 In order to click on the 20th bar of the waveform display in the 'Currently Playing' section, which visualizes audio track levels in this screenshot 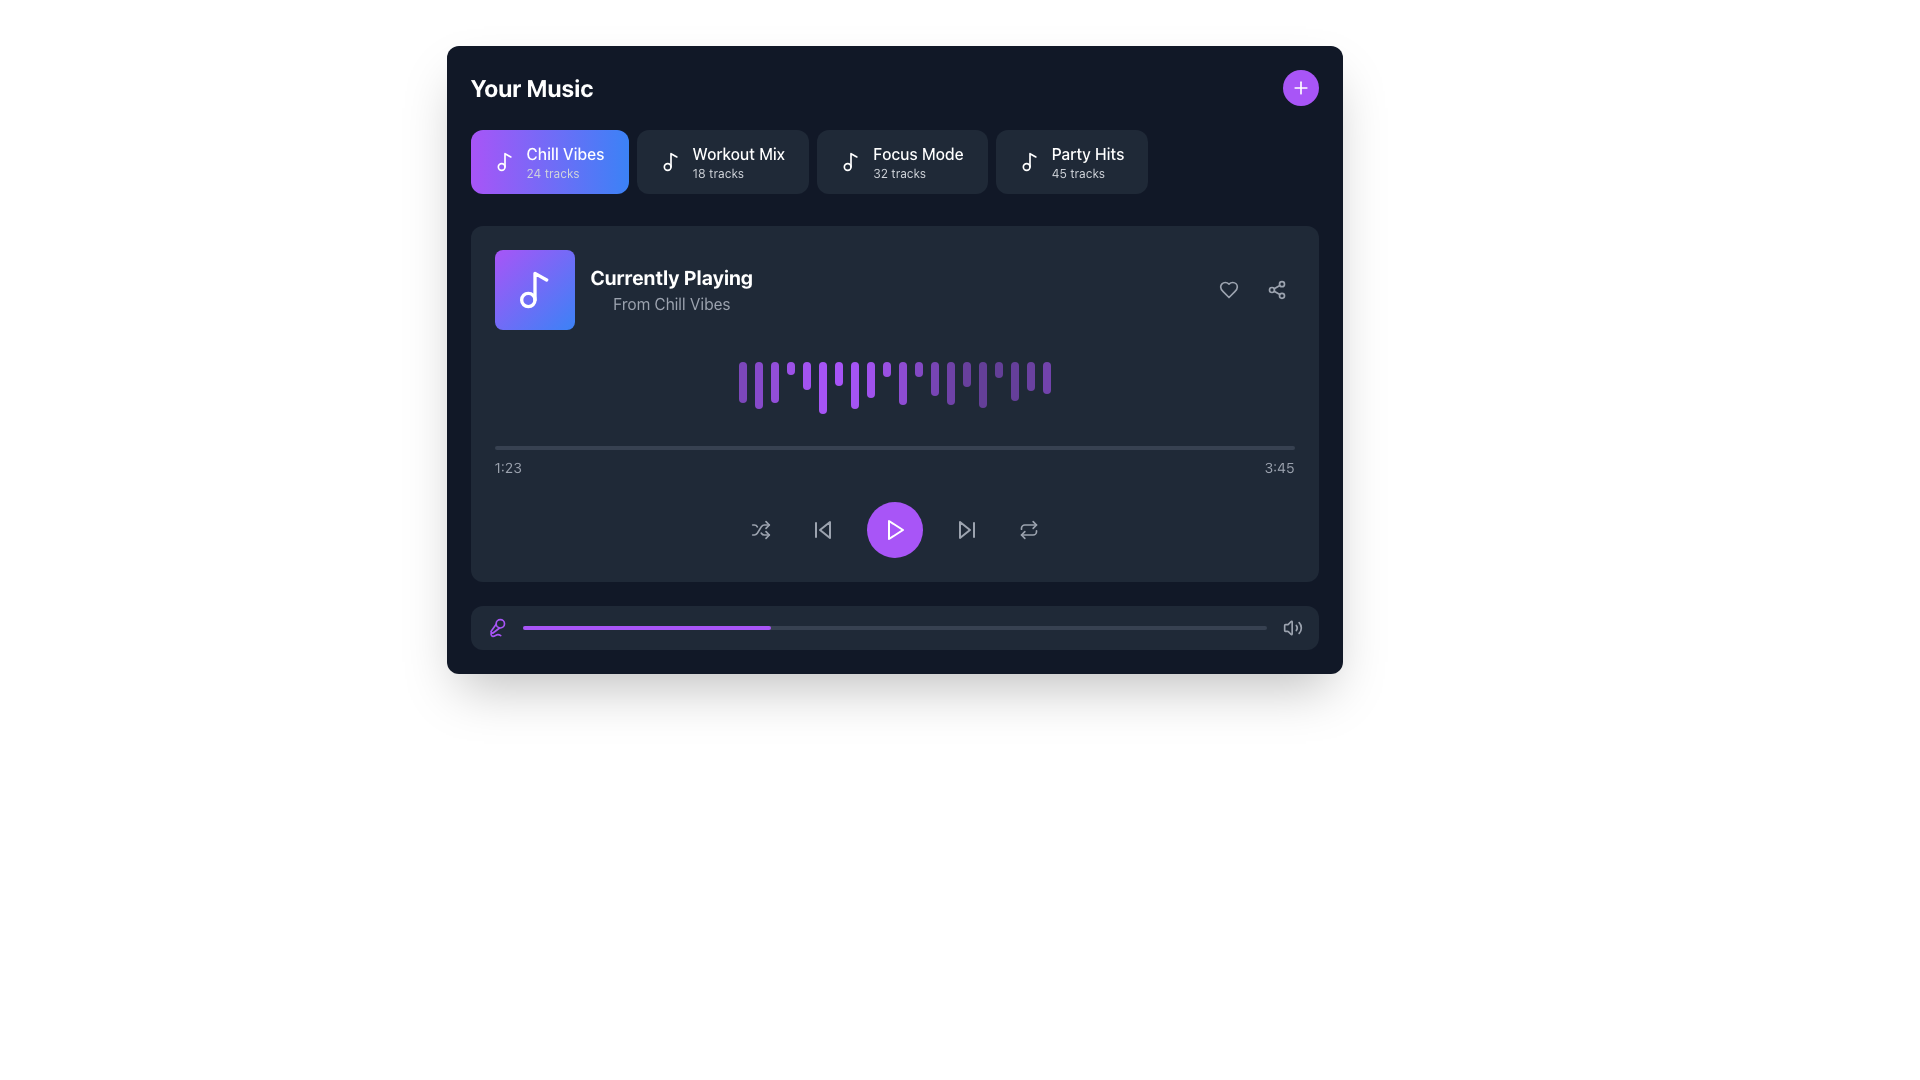, I will do `click(1045, 378)`.